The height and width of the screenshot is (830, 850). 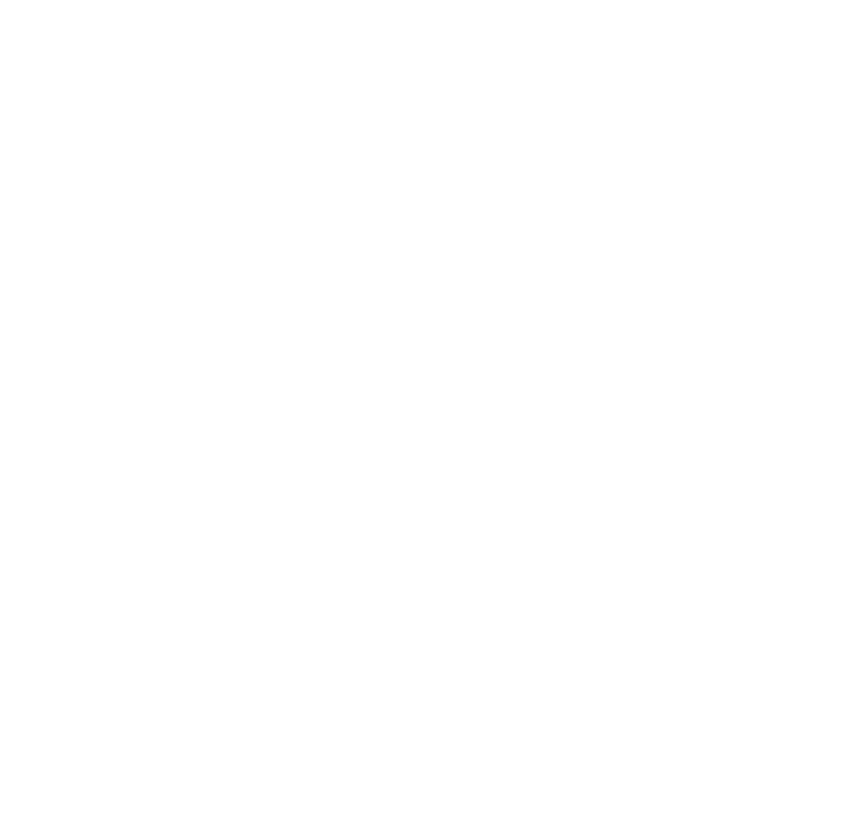 I want to click on 'DNA-Free:', so click(x=138, y=633).